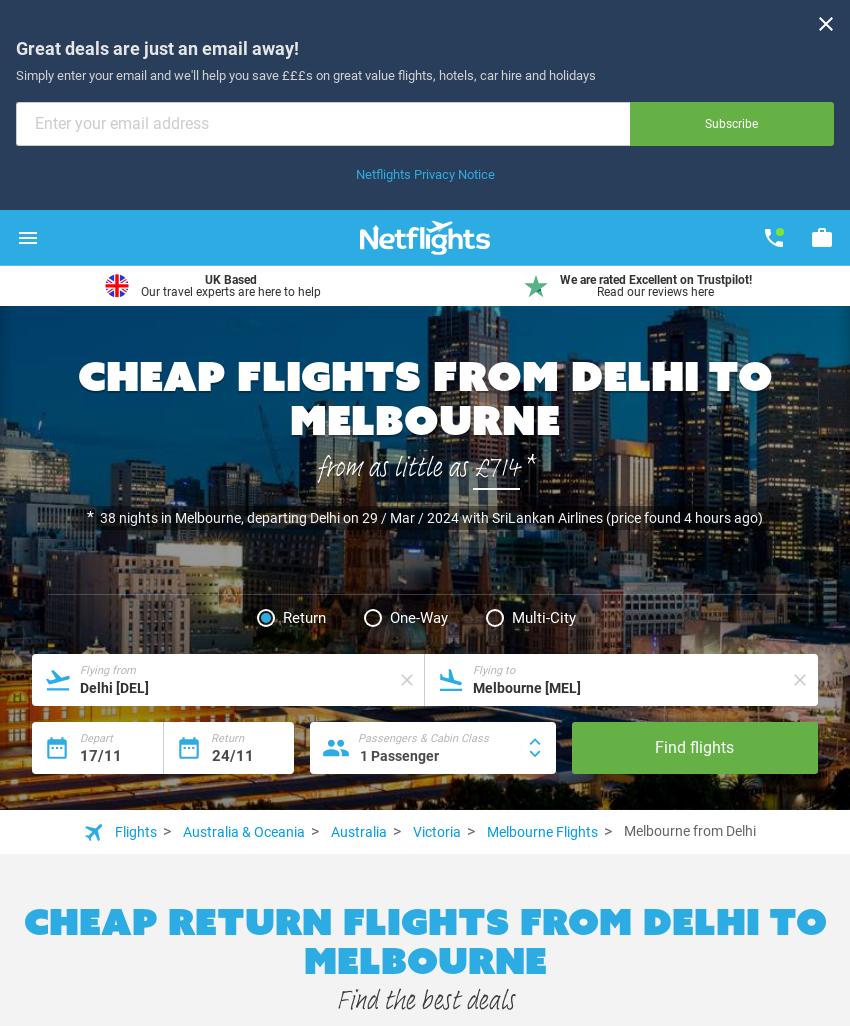  I want to click on 'Flying from', so click(107, 669).